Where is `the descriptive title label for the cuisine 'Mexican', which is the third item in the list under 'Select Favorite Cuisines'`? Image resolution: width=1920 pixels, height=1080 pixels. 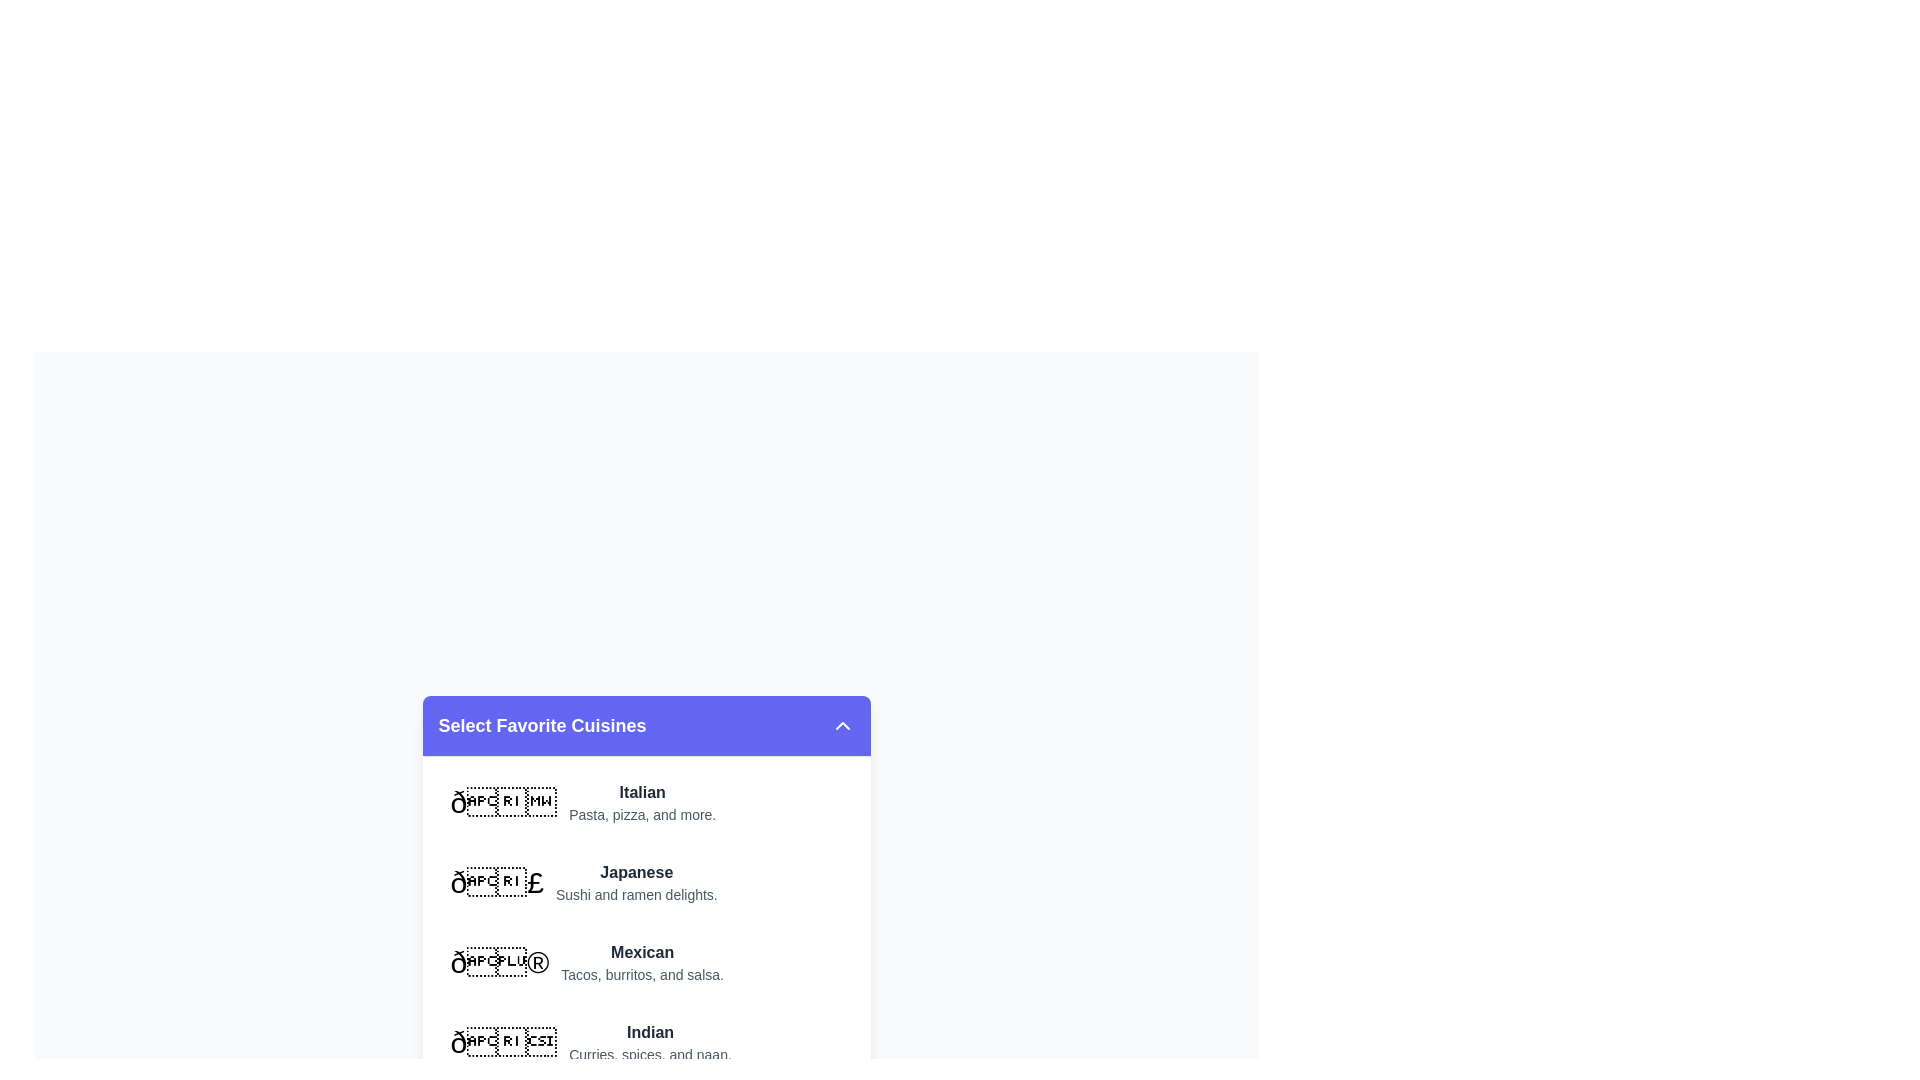 the descriptive title label for the cuisine 'Mexican', which is the third item in the list under 'Select Favorite Cuisines' is located at coordinates (642, 951).